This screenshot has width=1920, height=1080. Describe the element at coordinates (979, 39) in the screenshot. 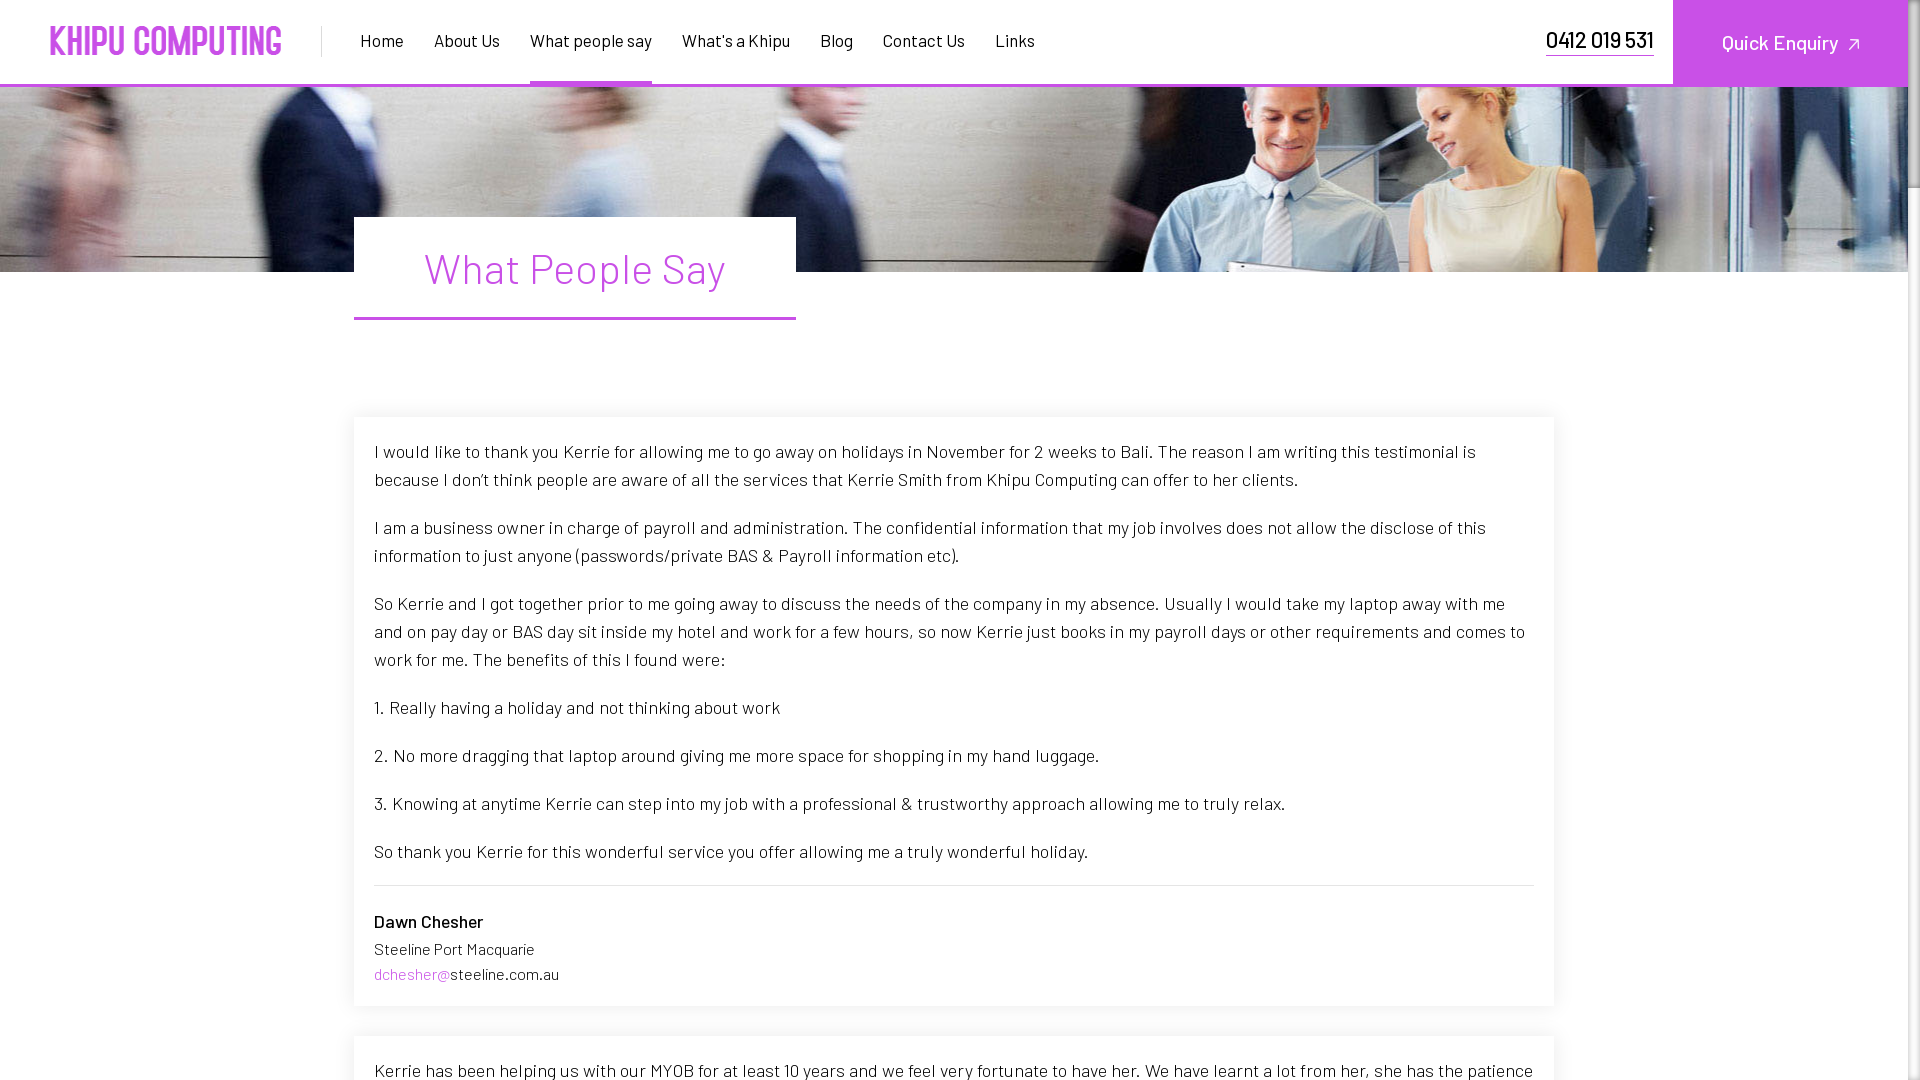

I see `'Links'` at that location.